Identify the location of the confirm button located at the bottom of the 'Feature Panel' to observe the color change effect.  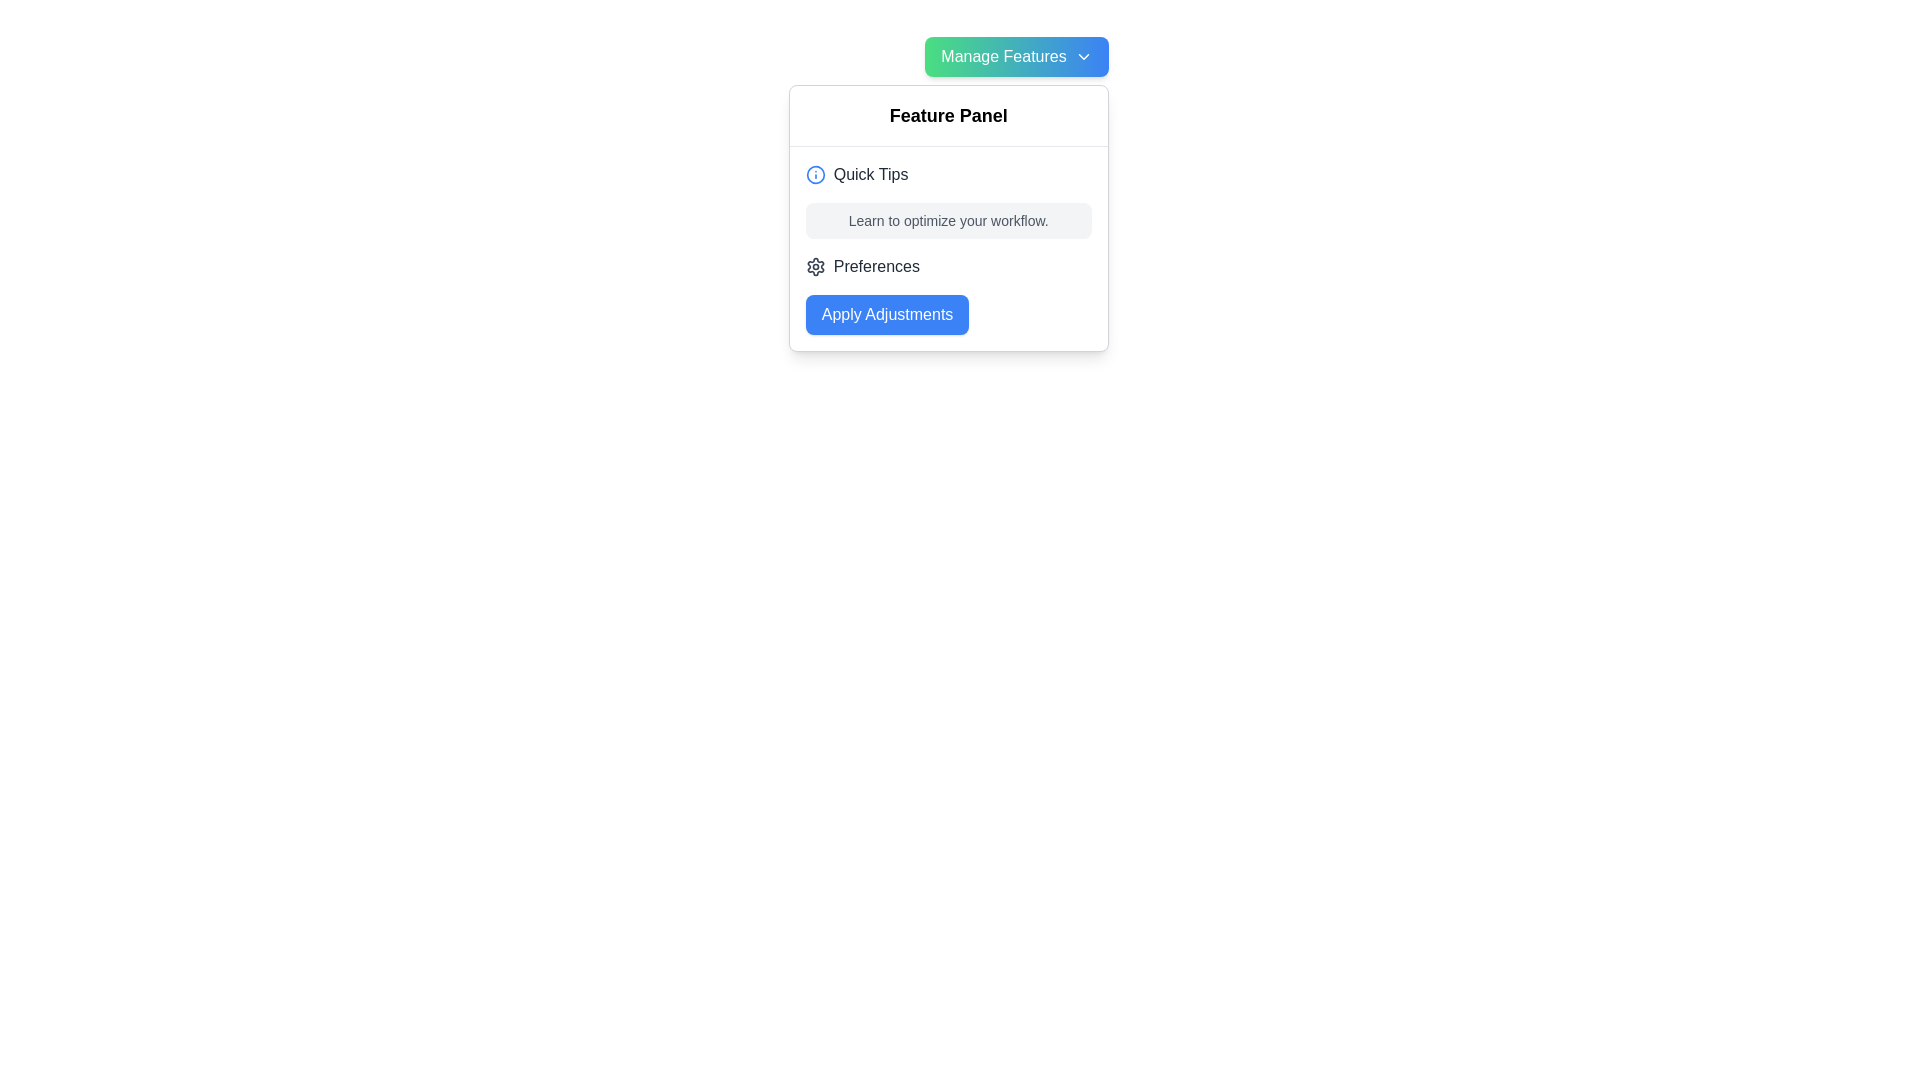
(886, 315).